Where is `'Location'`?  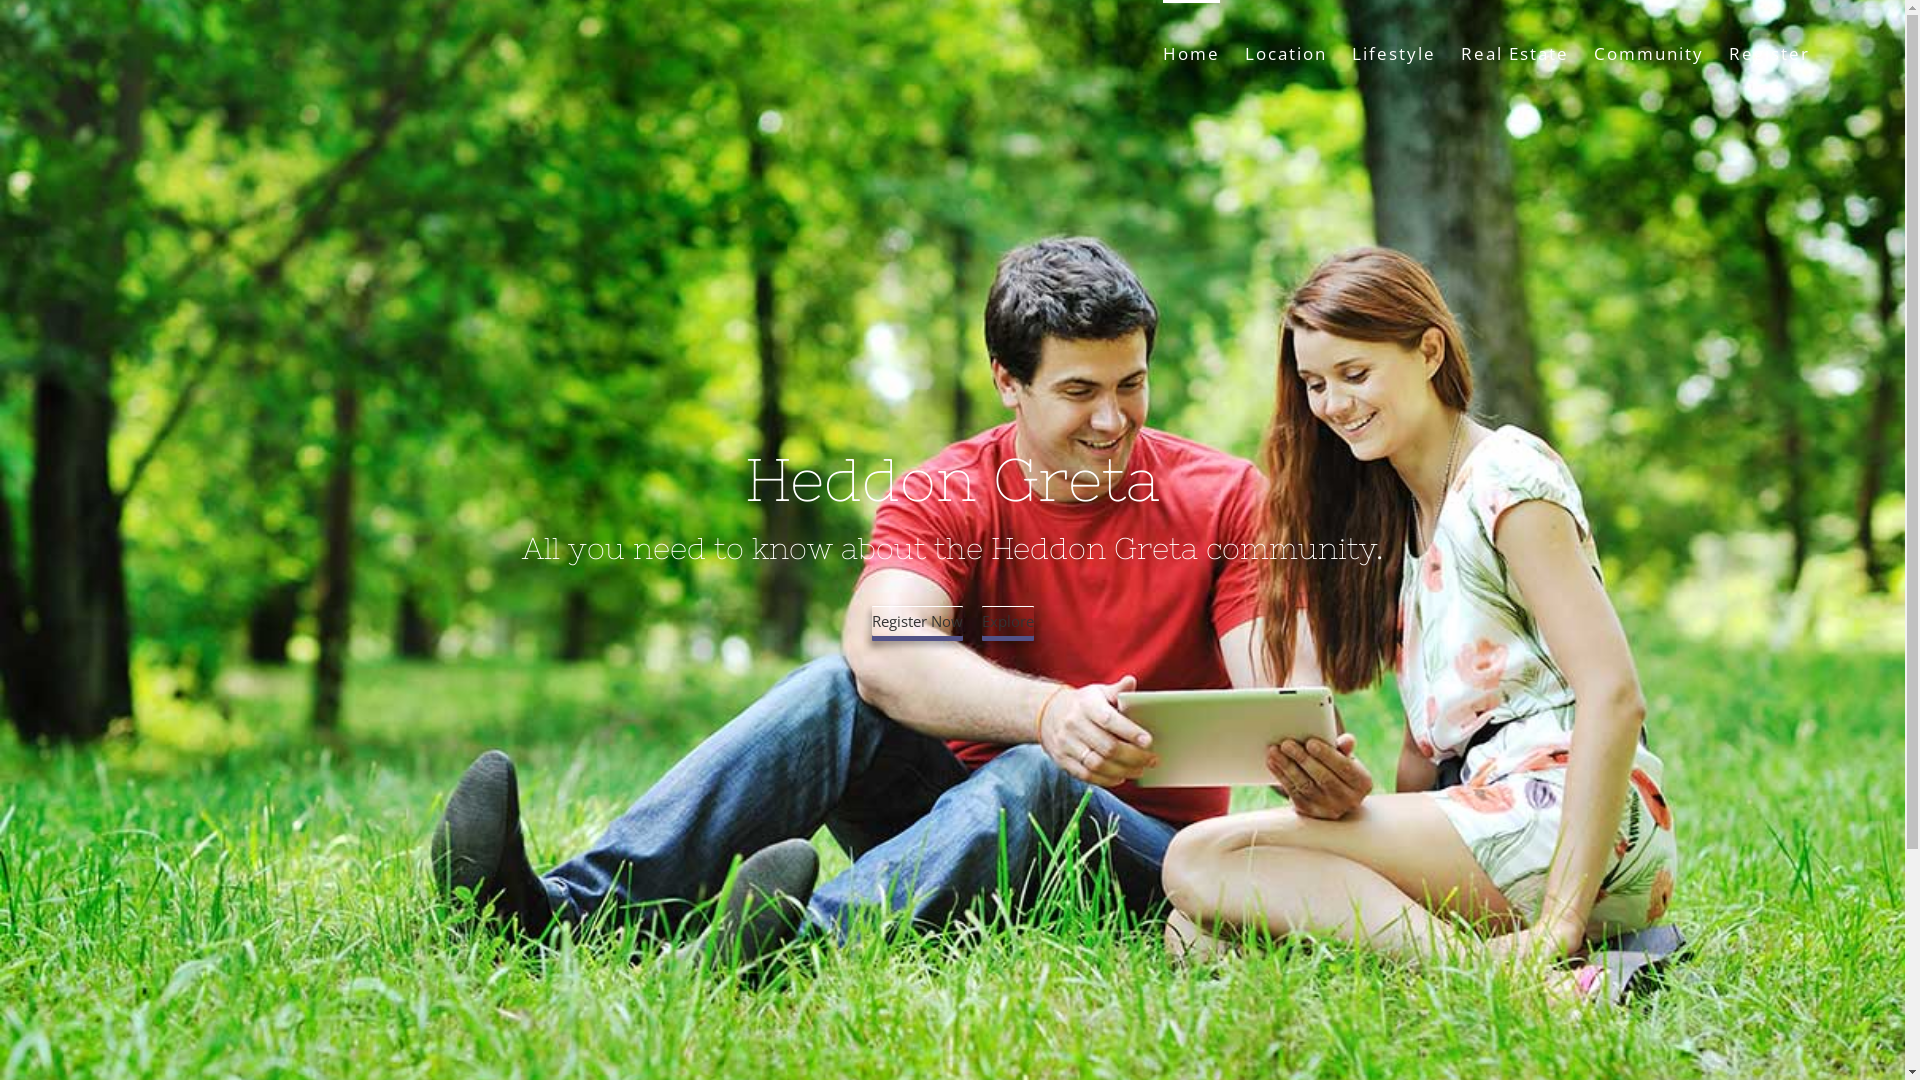 'Location' is located at coordinates (1286, 50).